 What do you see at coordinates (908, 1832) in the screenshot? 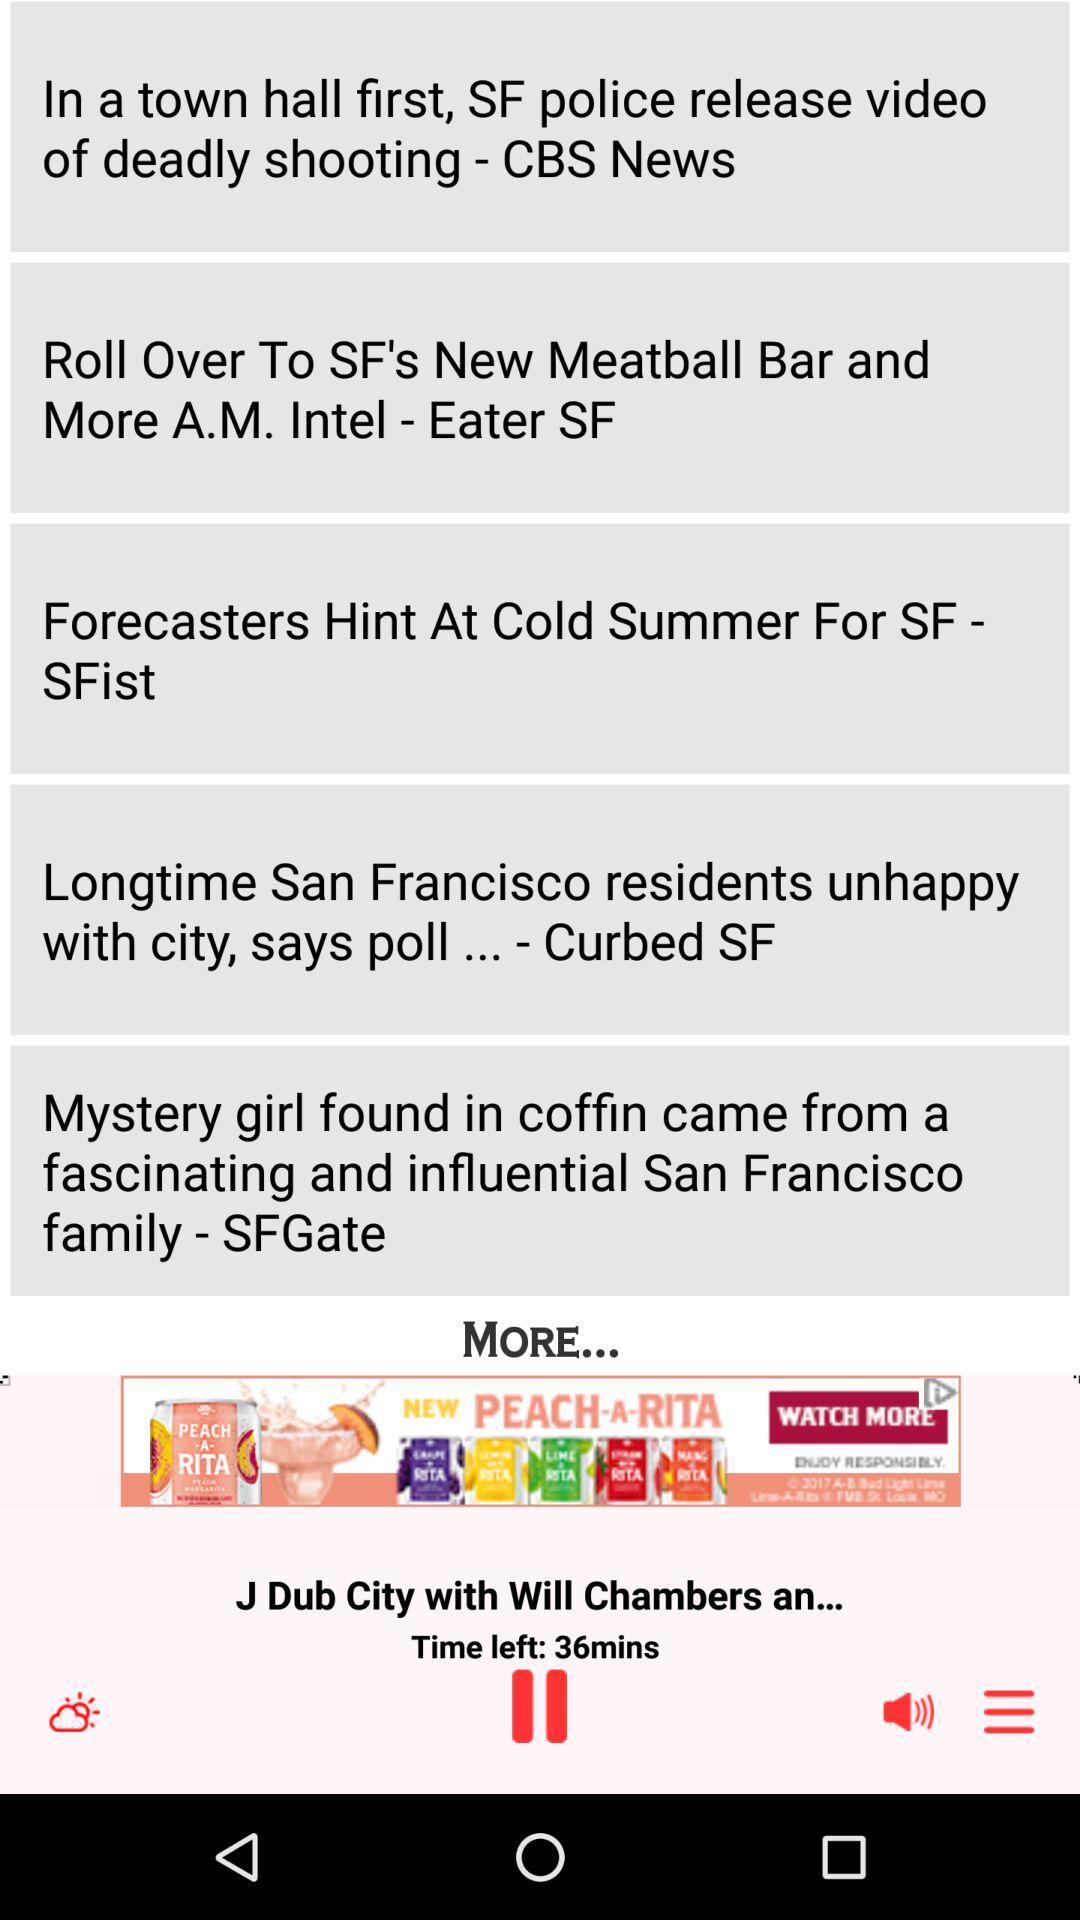
I see `the volume icon` at bounding box center [908, 1832].